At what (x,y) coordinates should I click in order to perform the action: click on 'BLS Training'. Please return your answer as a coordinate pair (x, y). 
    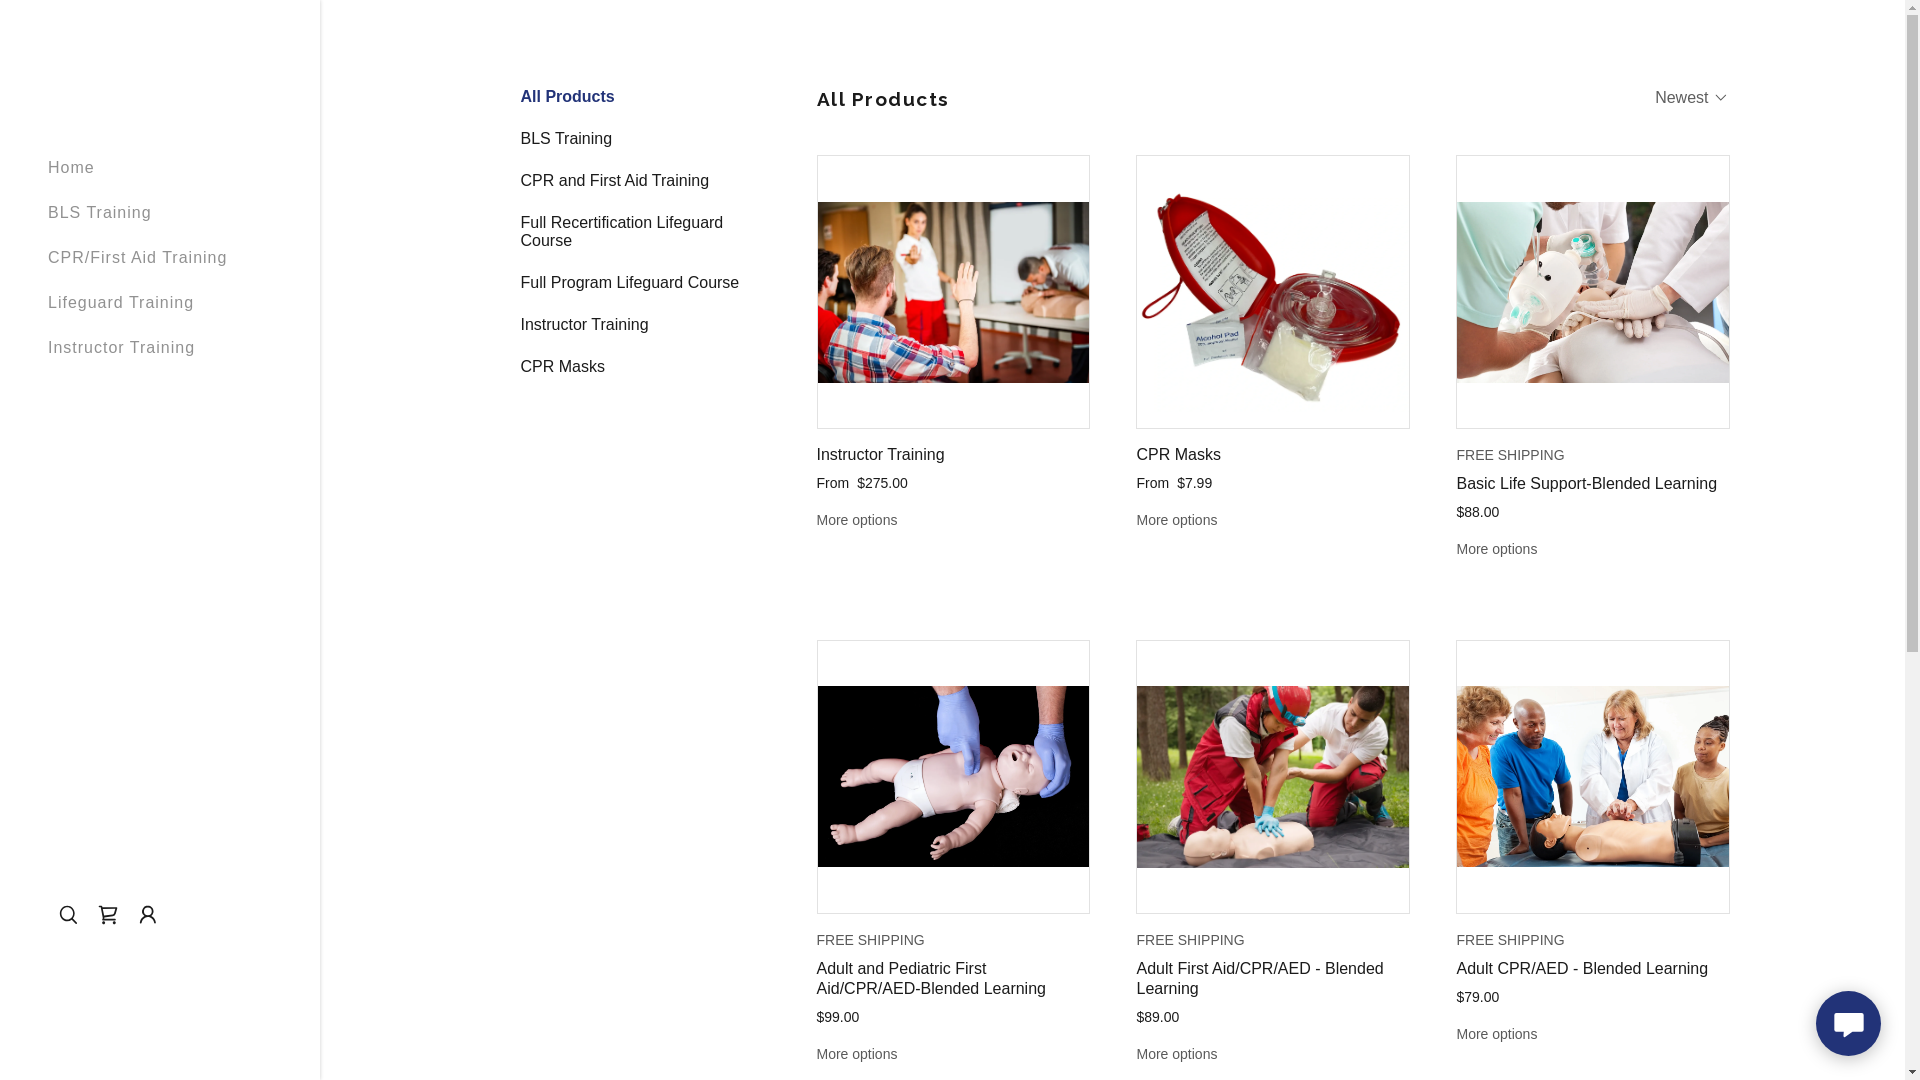
    Looking at the image, I should click on (519, 137).